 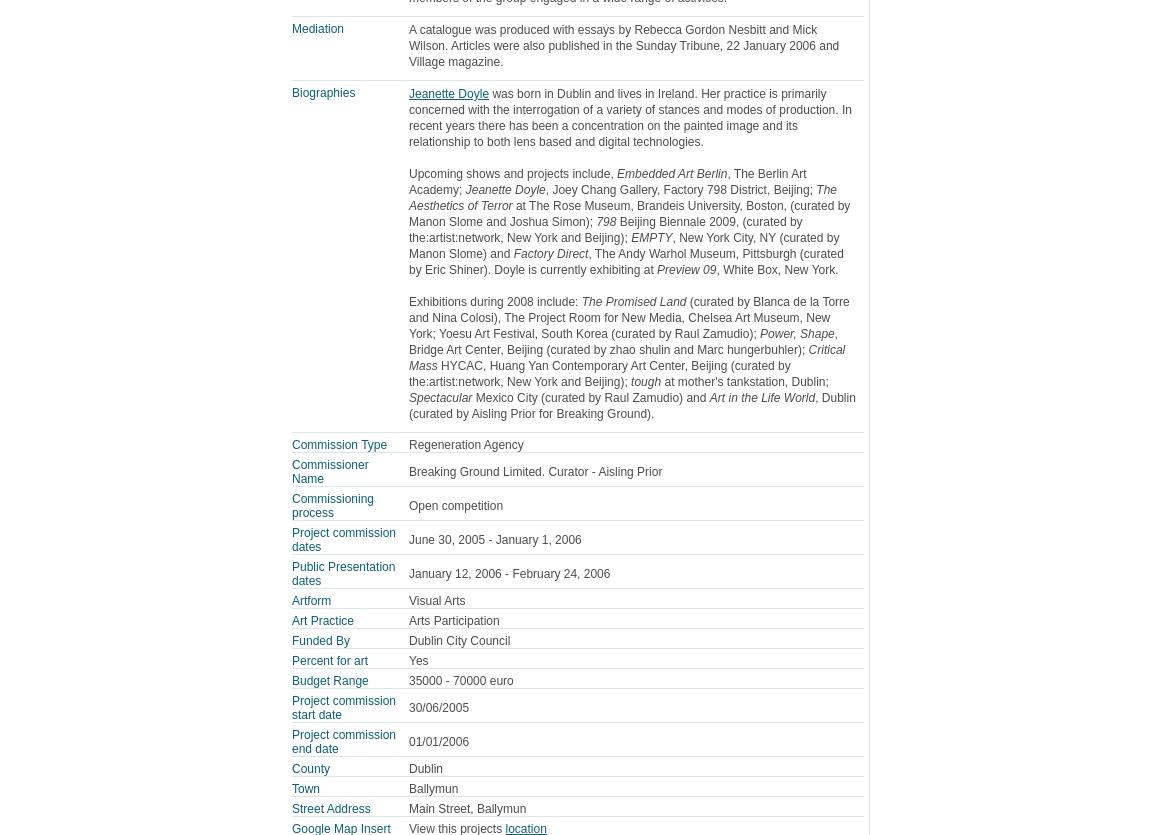 I want to click on 'Visual Arts', so click(x=437, y=600).